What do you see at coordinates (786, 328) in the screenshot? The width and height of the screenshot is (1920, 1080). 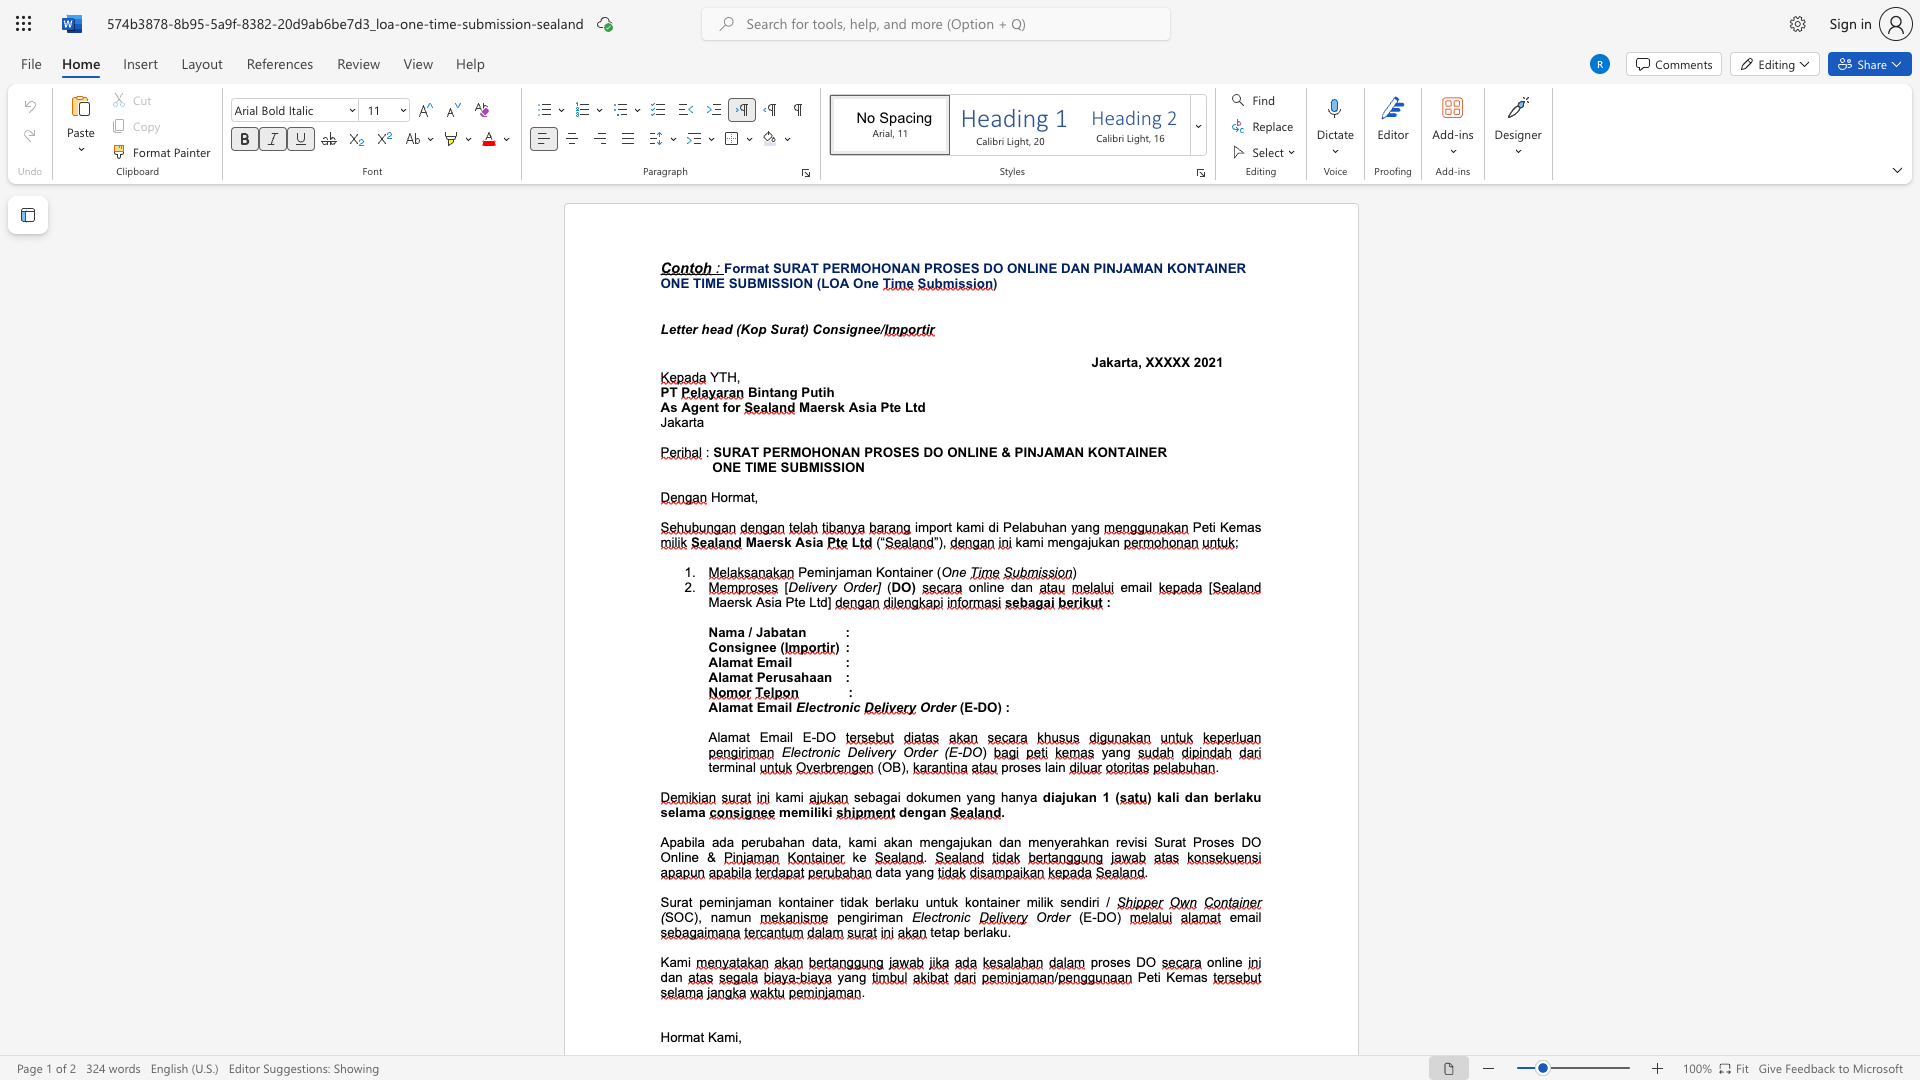 I see `the subset text "rat) Consignee/" within the text "Letter head (Kop Surat) Consignee/"` at bounding box center [786, 328].